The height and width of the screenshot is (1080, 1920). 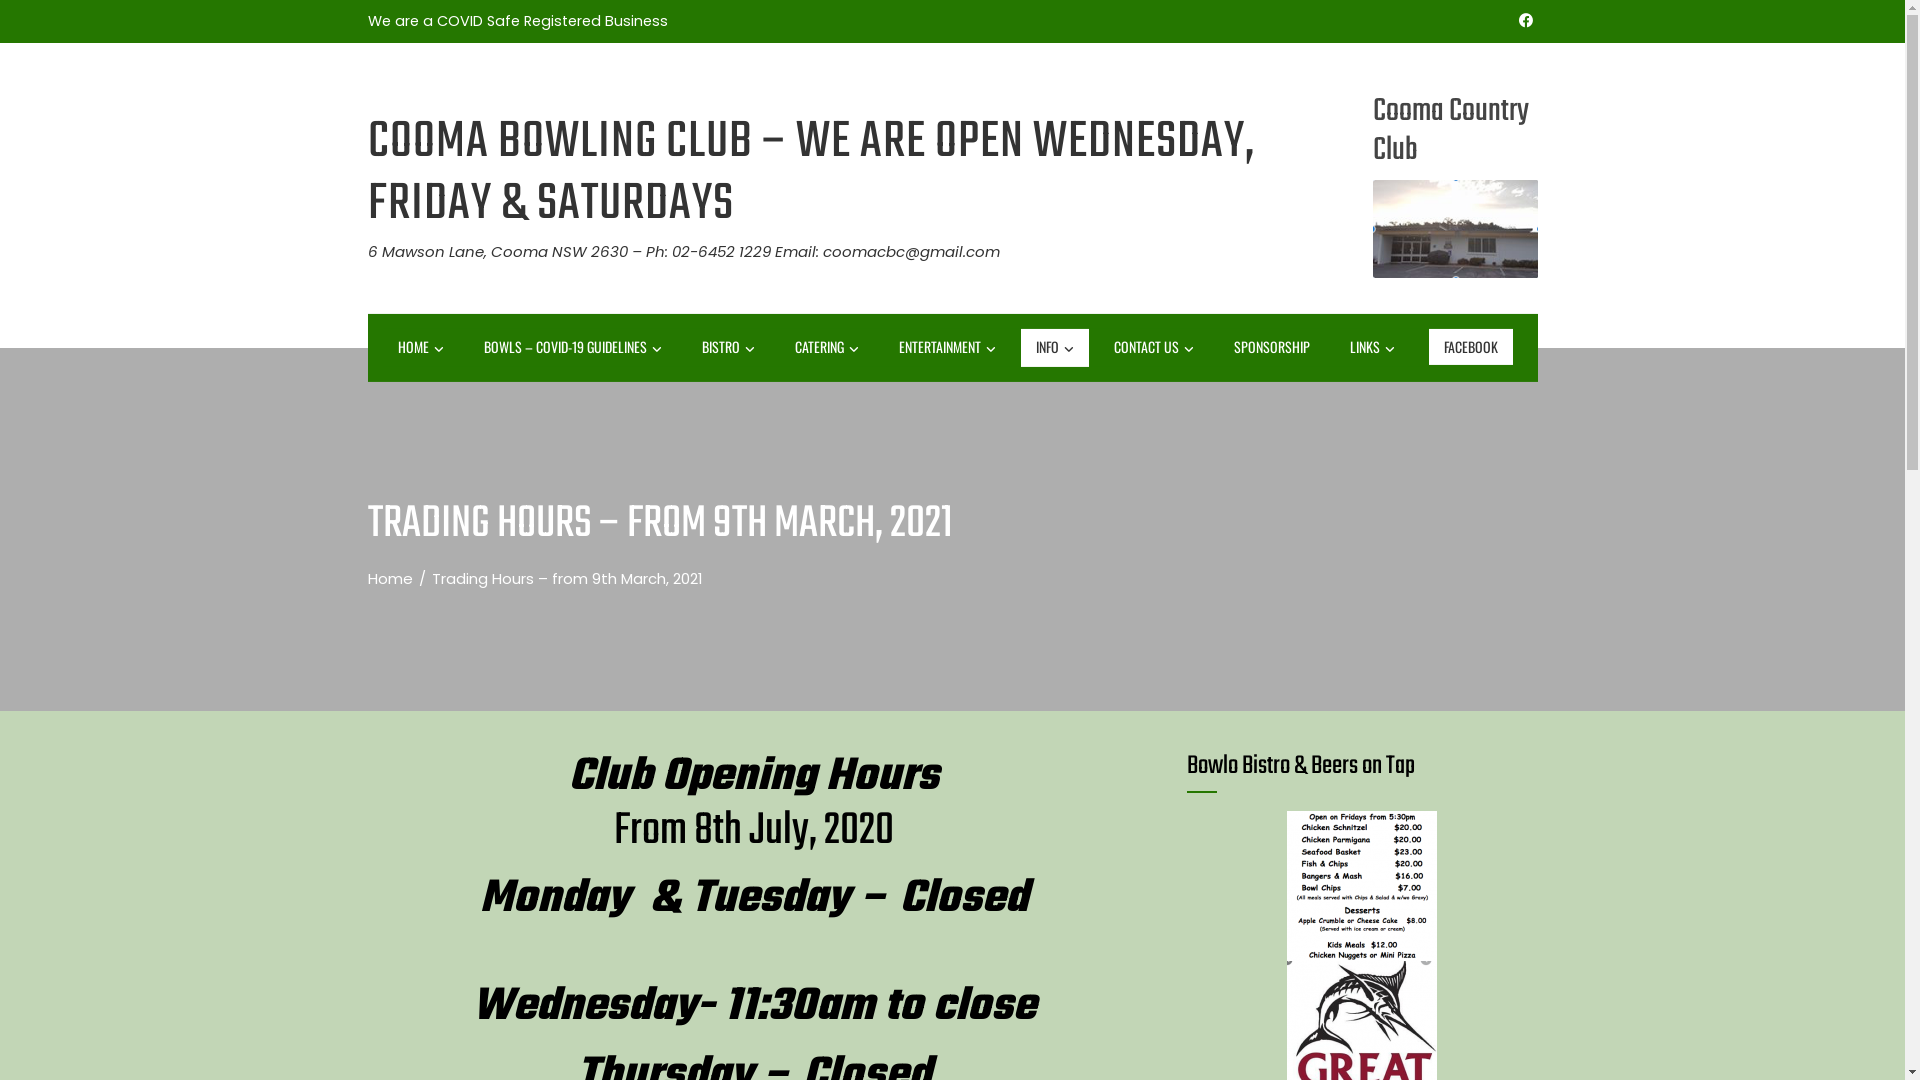 I want to click on 'Home', so click(x=390, y=578).